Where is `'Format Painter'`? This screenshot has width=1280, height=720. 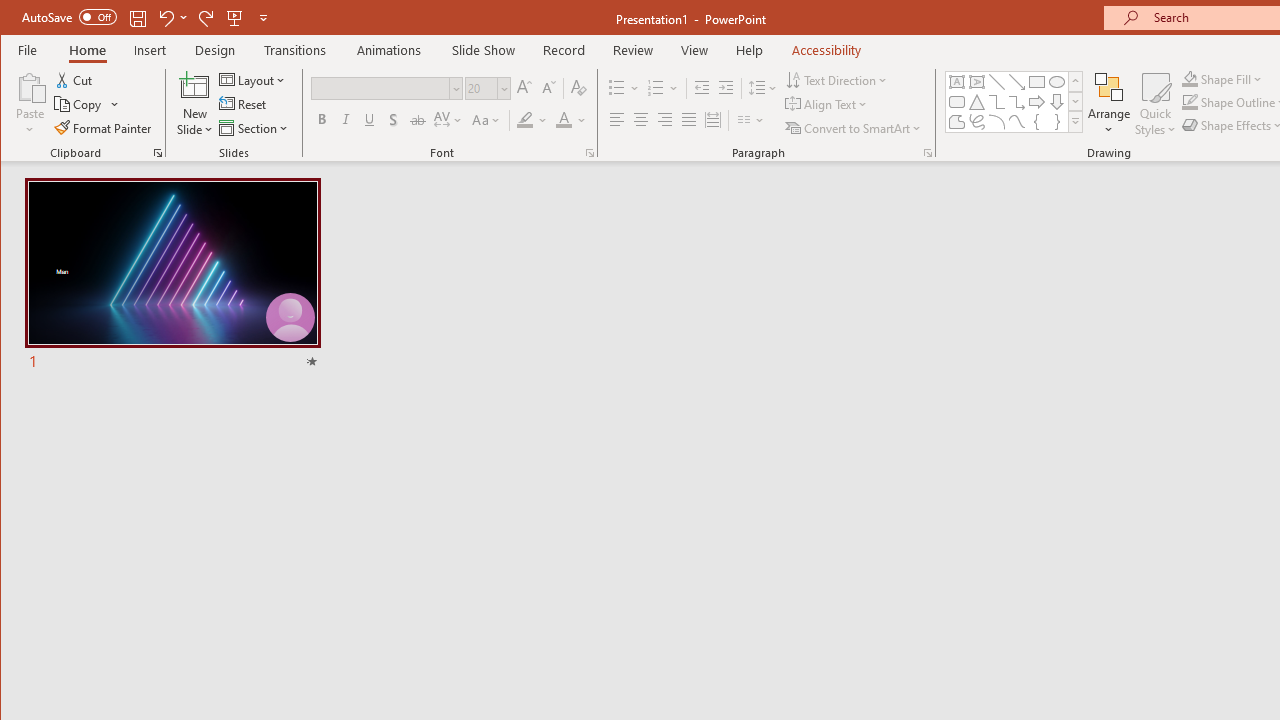
'Format Painter' is located at coordinates (103, 128).